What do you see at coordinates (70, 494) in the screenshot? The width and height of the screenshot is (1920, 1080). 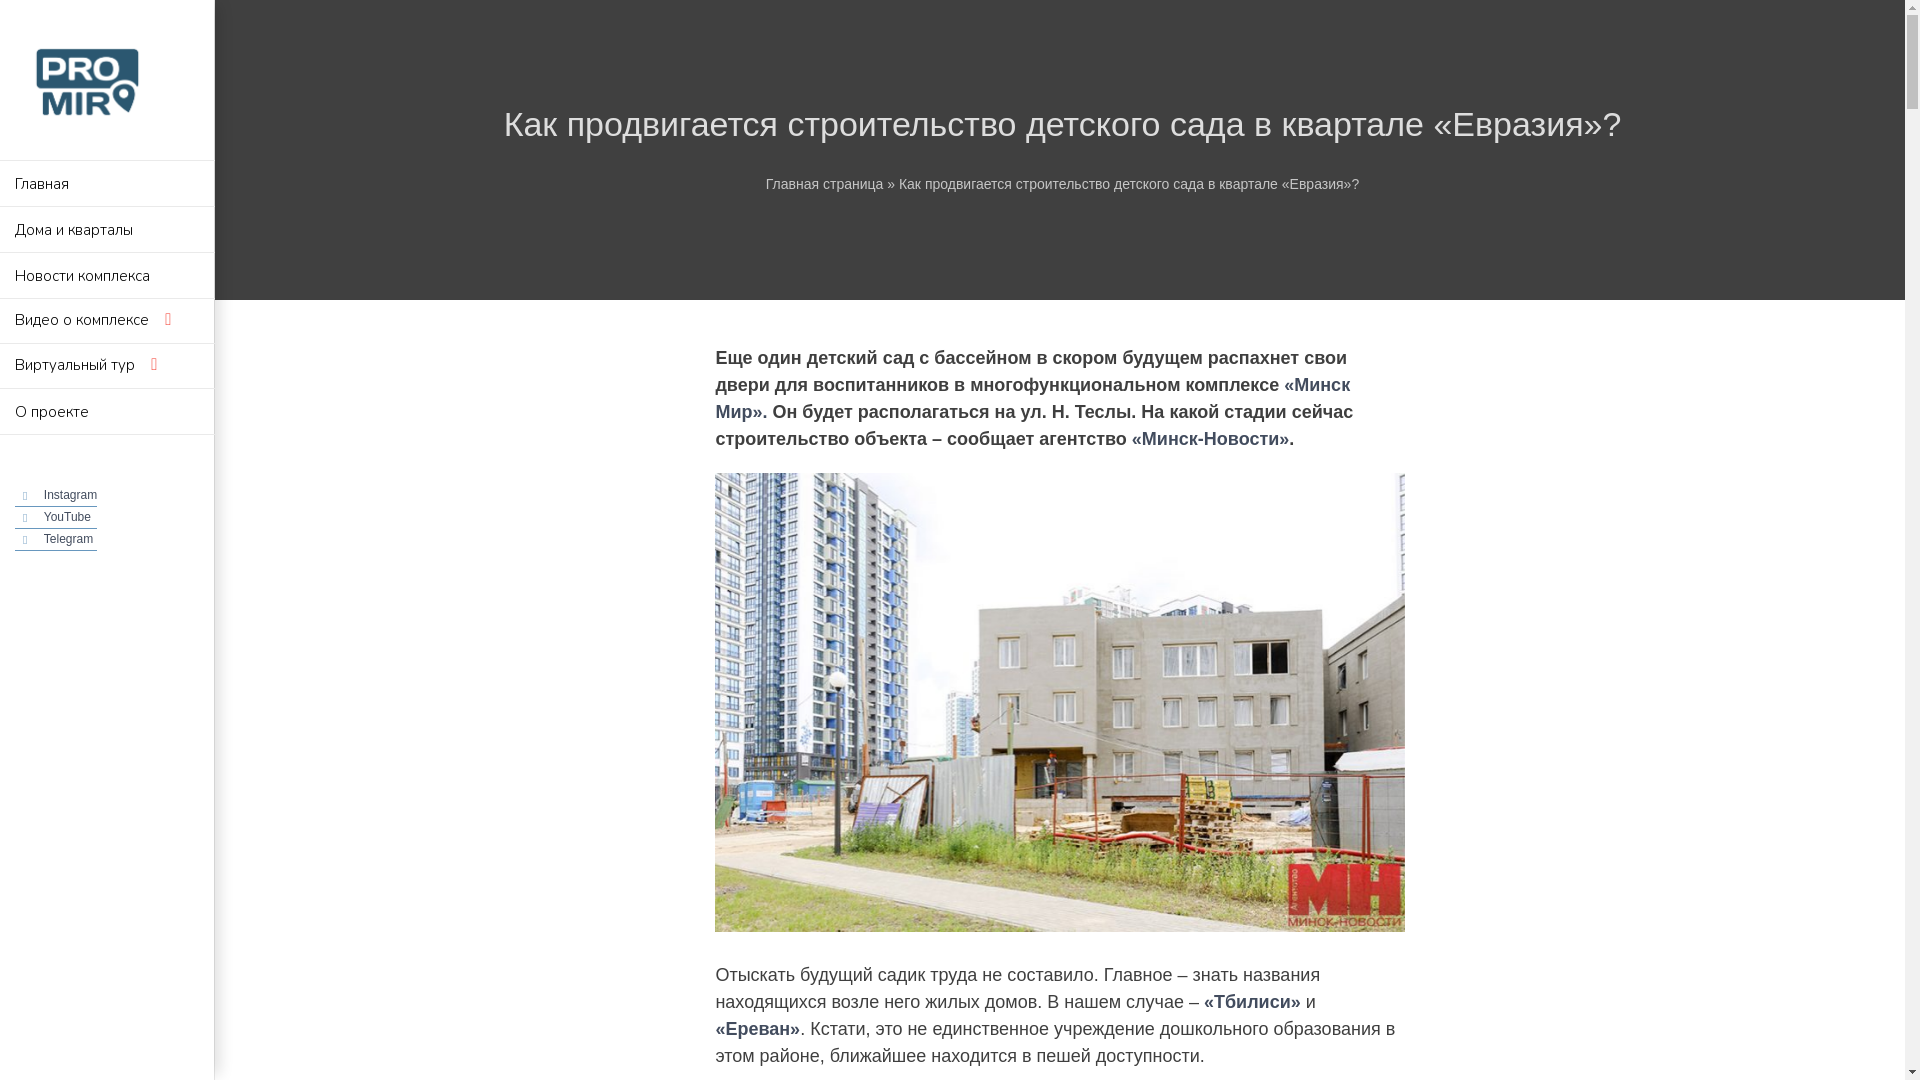 I see `'Instagram'` at bounding box center [70, 494].